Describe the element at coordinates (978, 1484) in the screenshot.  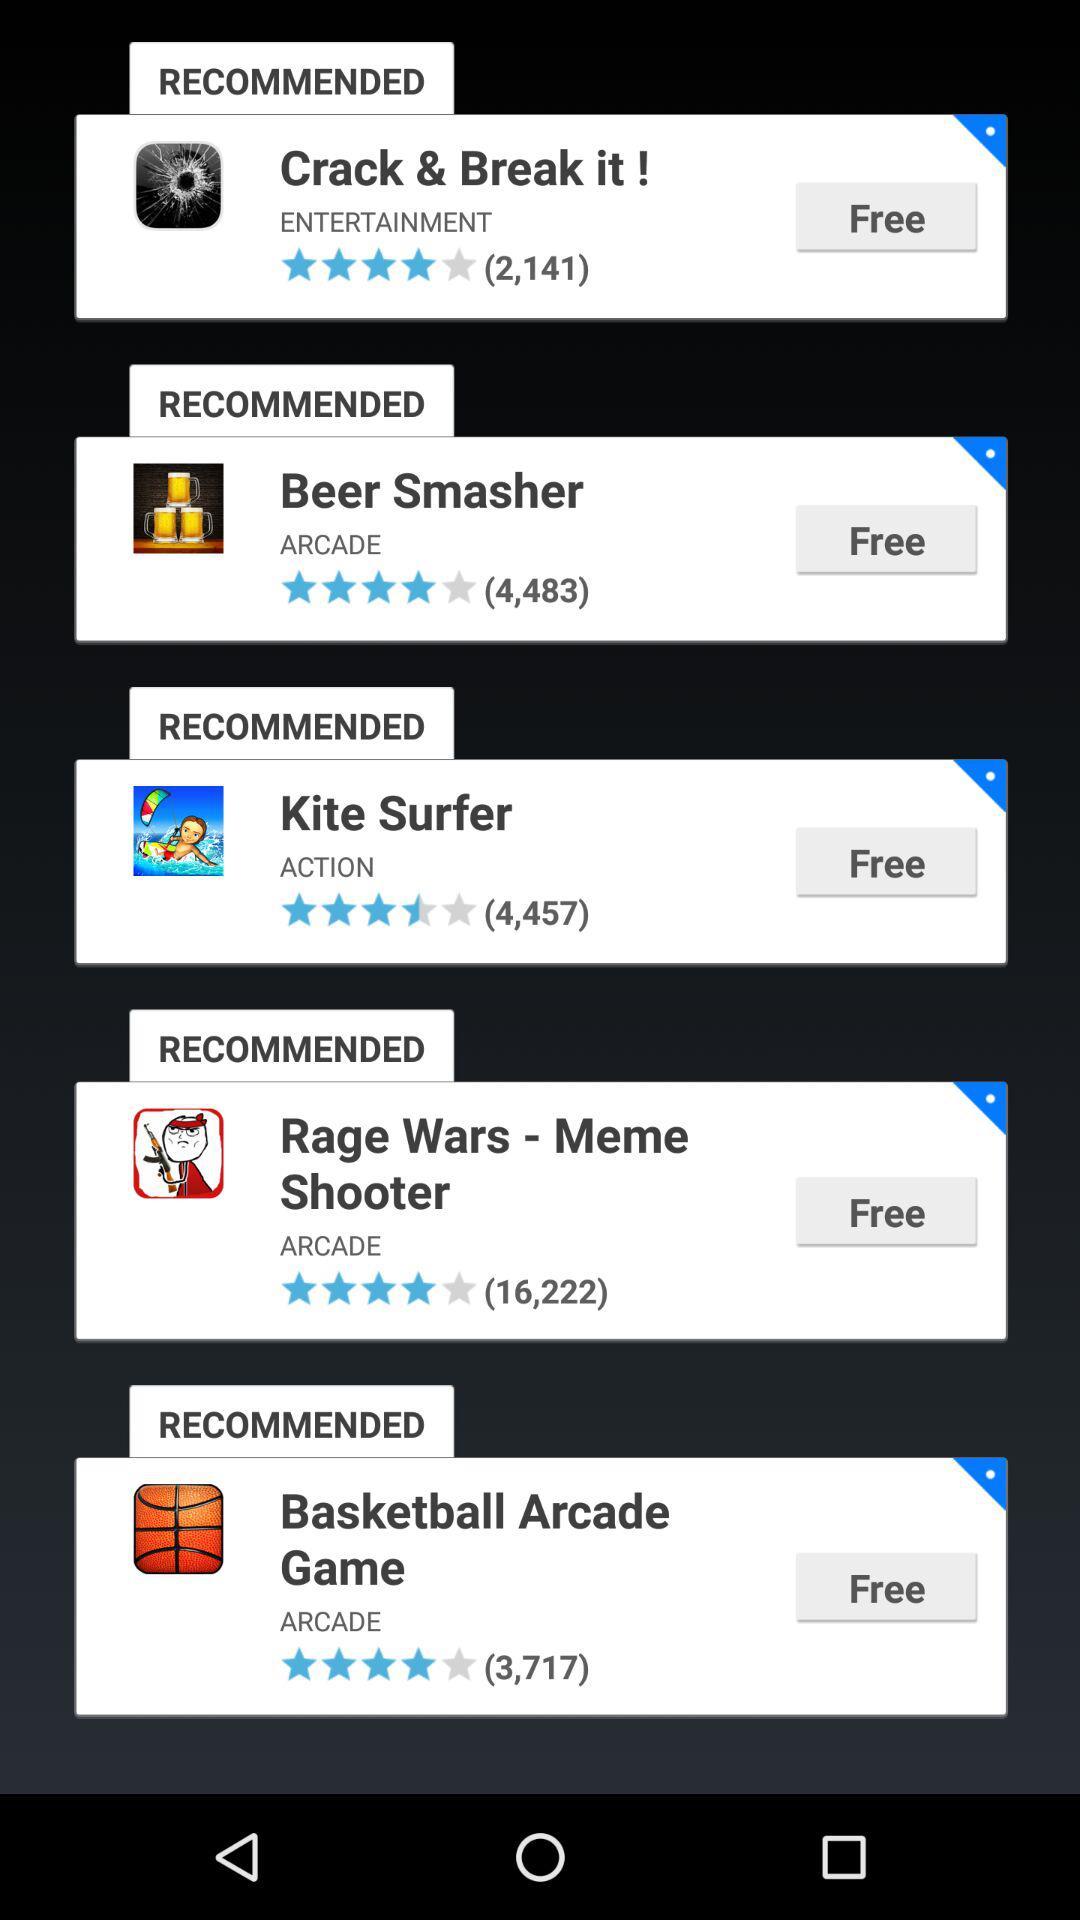
I see `the icon to the right of basketball arcade game icon` at that location.